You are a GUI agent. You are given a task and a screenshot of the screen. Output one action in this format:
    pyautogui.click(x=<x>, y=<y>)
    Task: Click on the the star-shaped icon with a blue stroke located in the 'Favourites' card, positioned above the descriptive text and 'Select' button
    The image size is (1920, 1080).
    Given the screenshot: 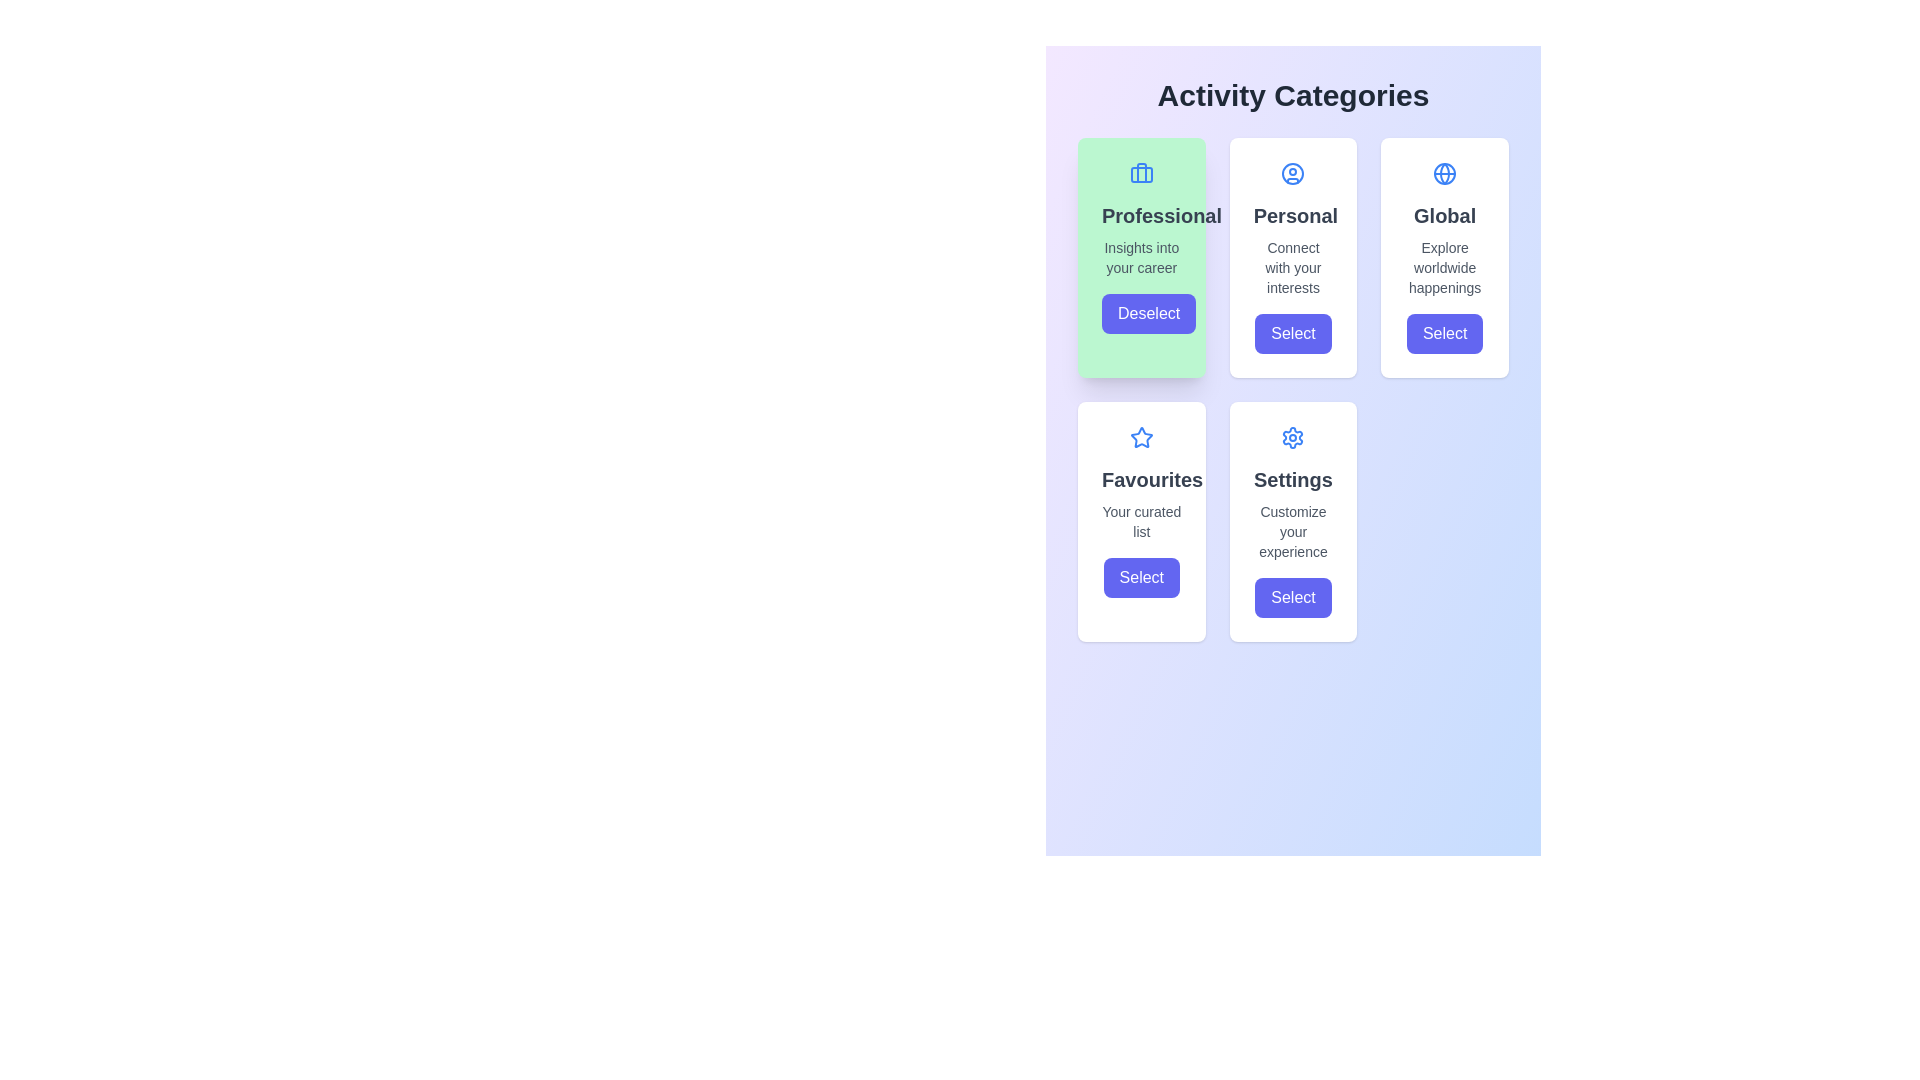 What is the action you would take?
    pyautogui.click(x=1141, y=436)
    